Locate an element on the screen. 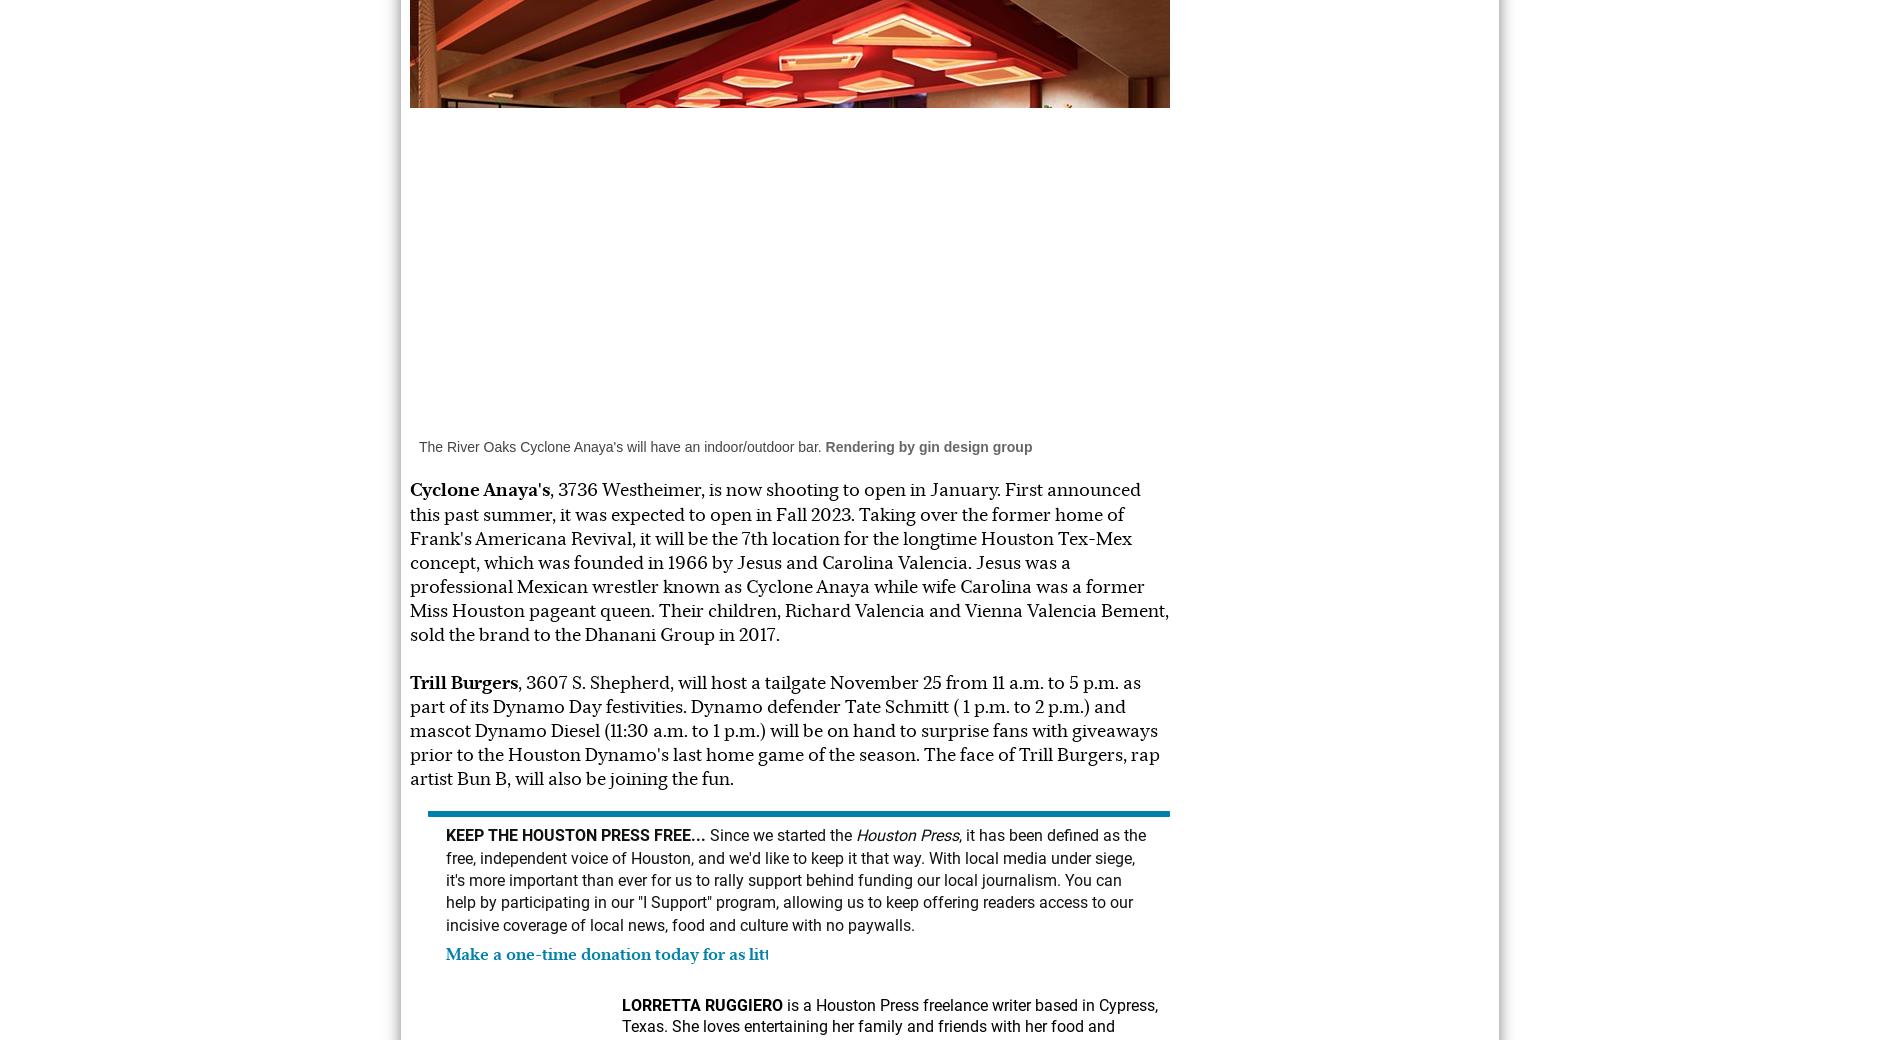 The image size is (1900, 1040). 'KEEP THE HOUSTON PRESS FREE...' is located at coordinates (576, 834).